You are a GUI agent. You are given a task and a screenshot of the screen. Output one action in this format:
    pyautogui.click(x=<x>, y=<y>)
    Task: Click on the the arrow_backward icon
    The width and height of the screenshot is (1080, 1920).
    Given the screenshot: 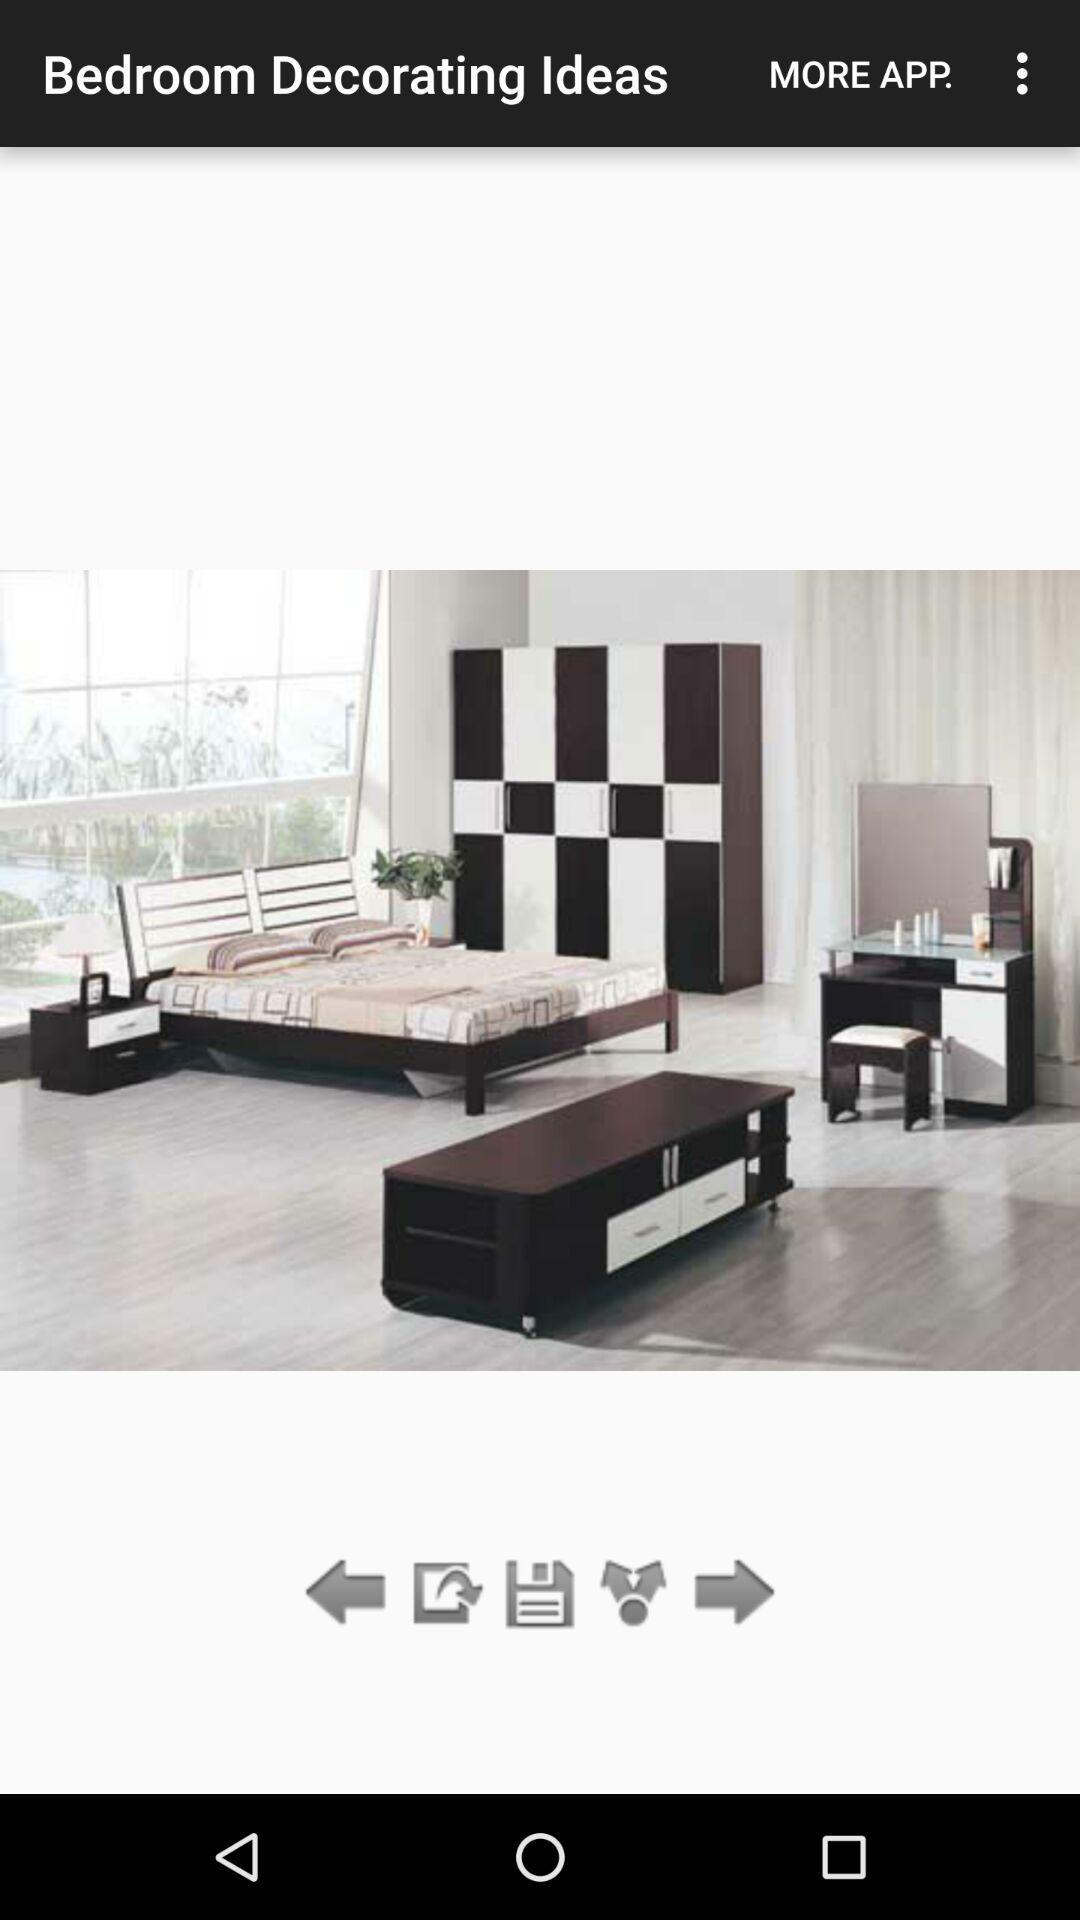 What is the action you would take?
    pyautogui.click(x=350, y=1593)
    